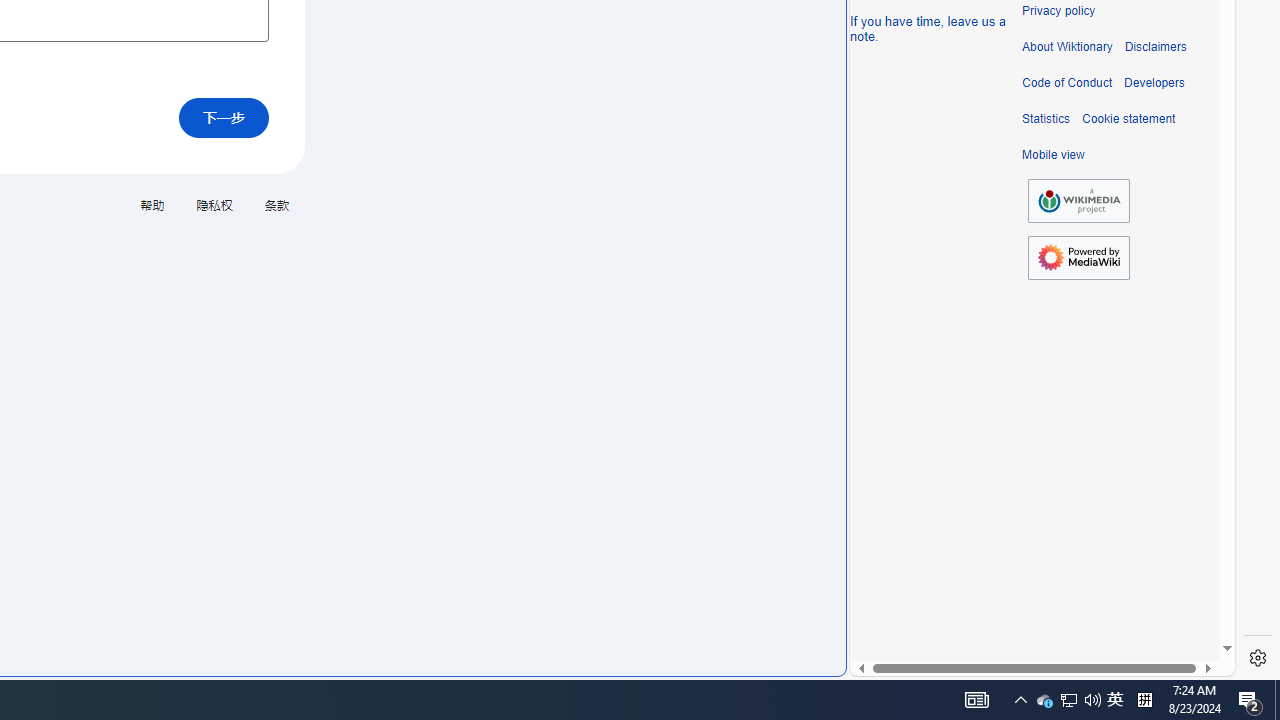 This screenshot has height=720, width=1280. I want to click on 'If you have time, leave us a note.', so click(927, 28).